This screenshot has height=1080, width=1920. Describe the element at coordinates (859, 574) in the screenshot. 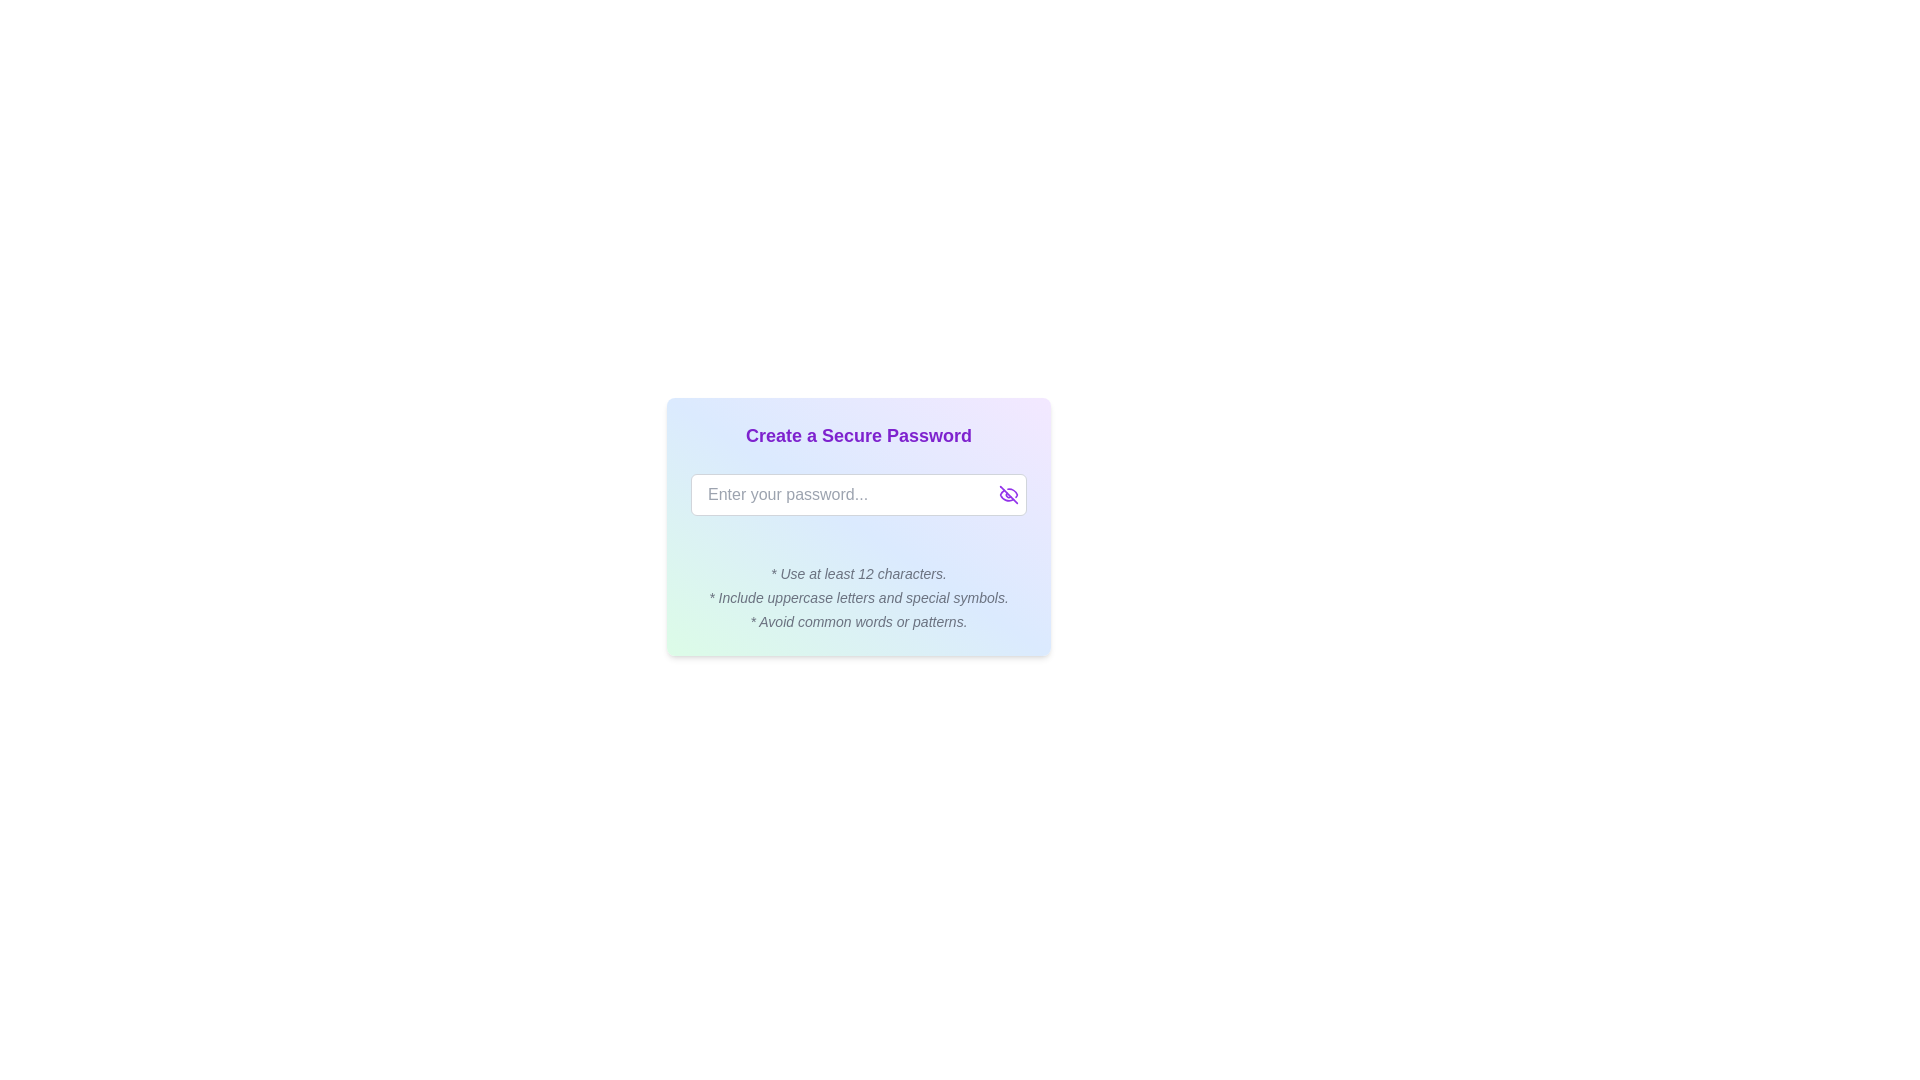

I see `the text label that provides instructions for creating a secure password, which is the first guideline in the list located directly below the password entry field` at that location.